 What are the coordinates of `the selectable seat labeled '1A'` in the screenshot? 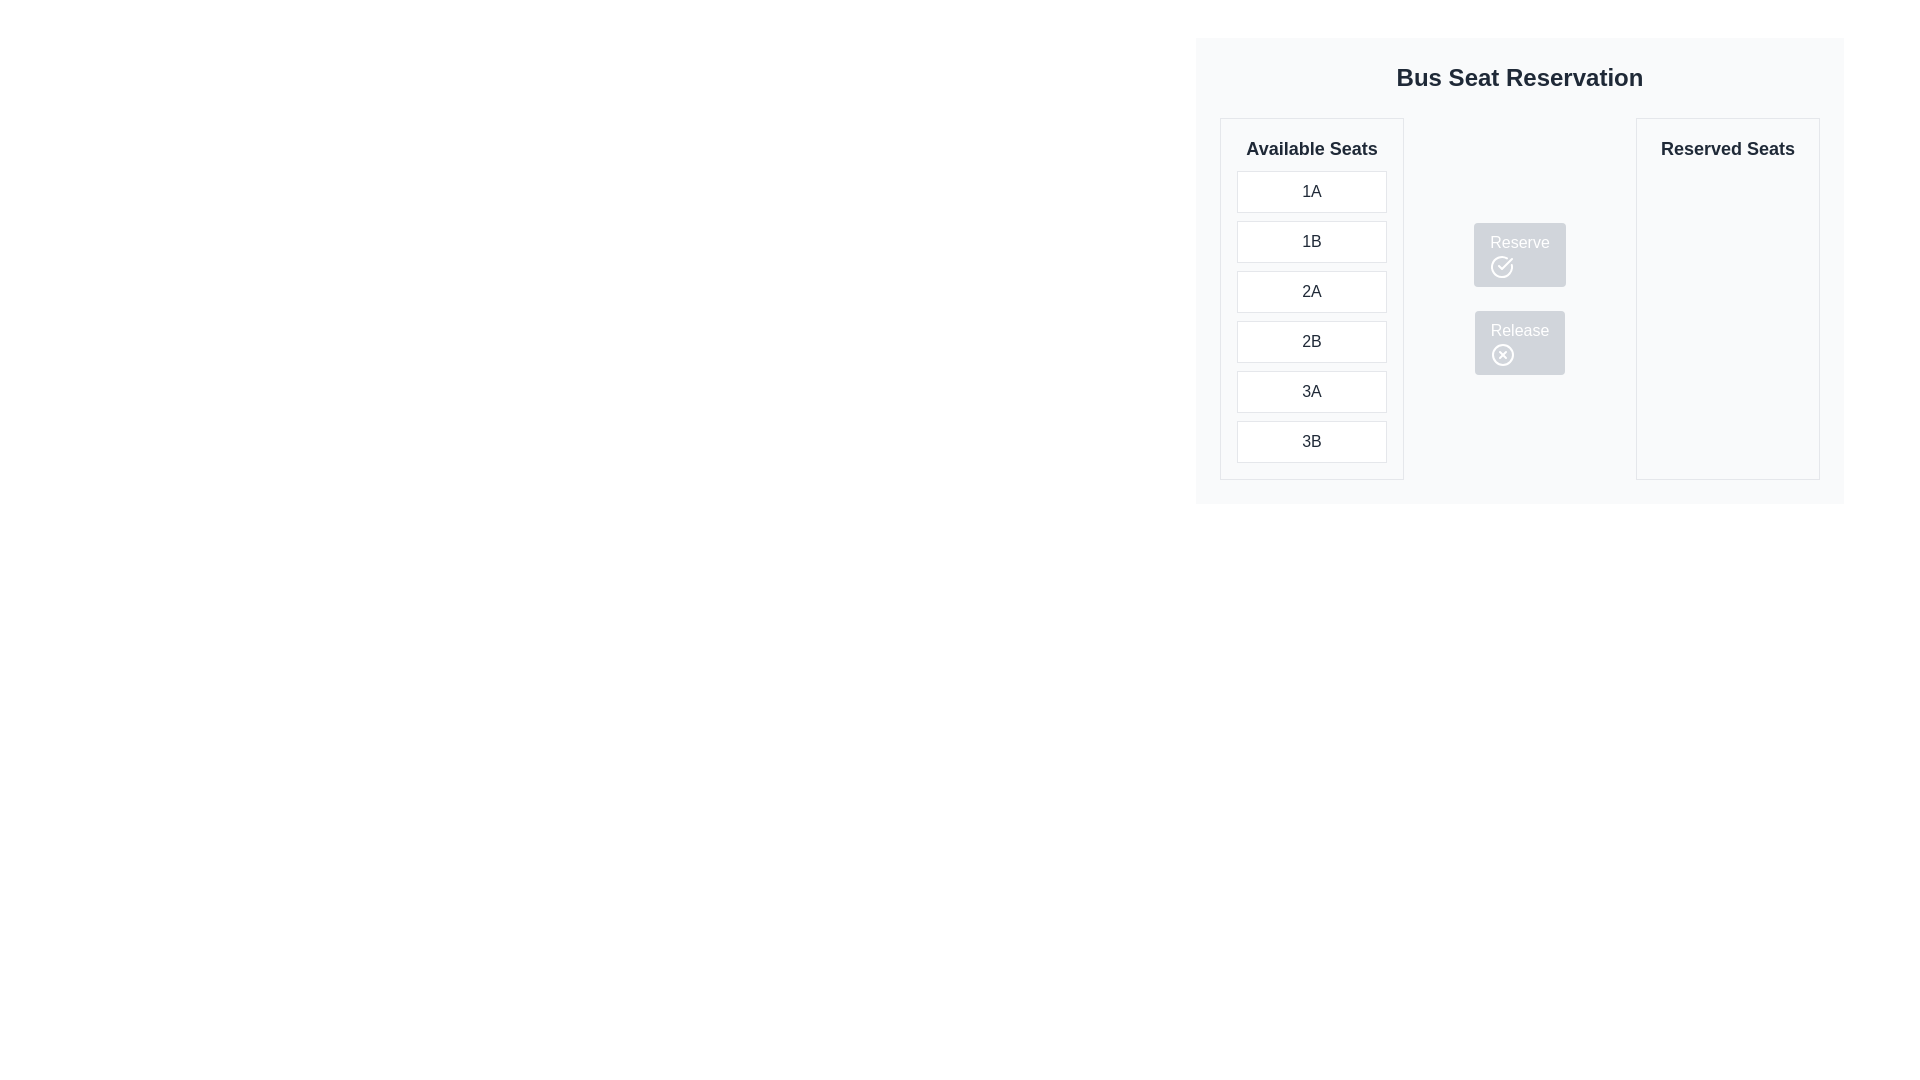 It's located at (1311, 192).